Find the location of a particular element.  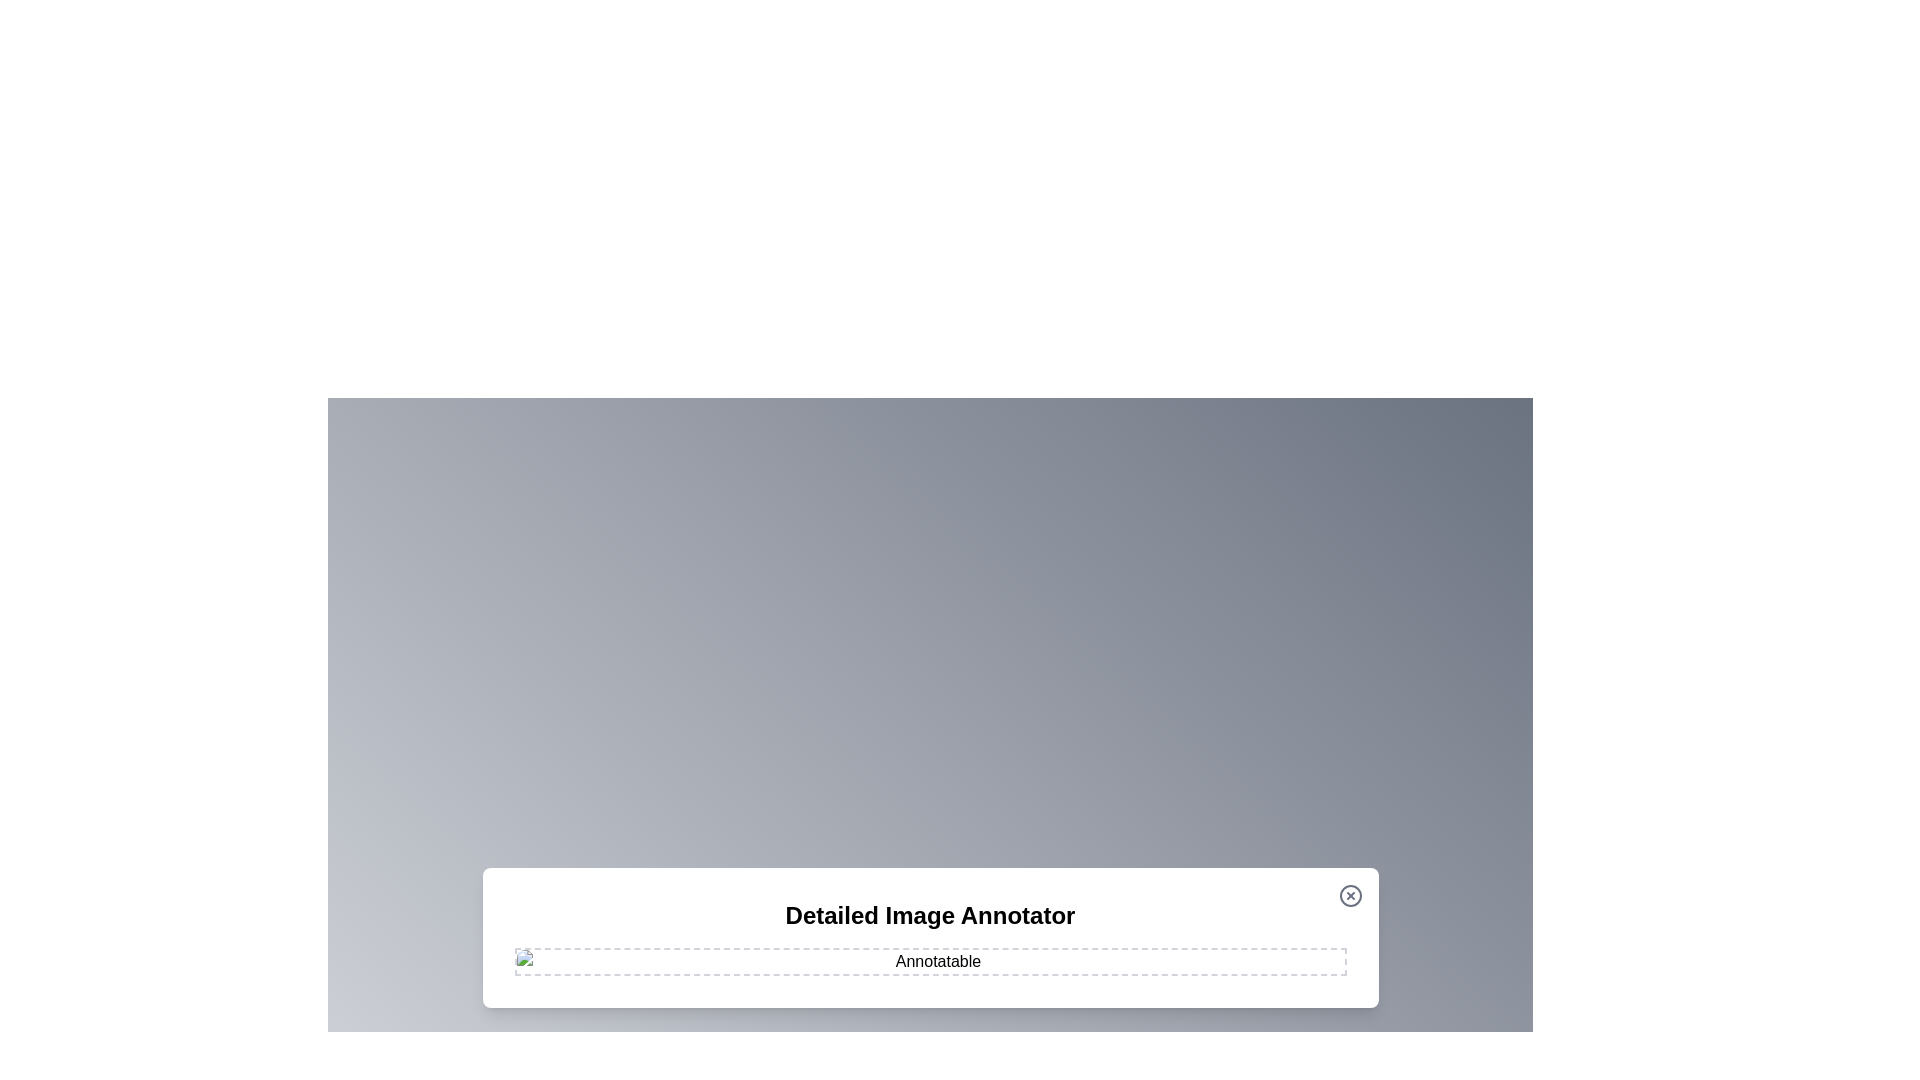

the image at coordinates (1070, 954) to add an annotation is located at coordinates (1069, 952).